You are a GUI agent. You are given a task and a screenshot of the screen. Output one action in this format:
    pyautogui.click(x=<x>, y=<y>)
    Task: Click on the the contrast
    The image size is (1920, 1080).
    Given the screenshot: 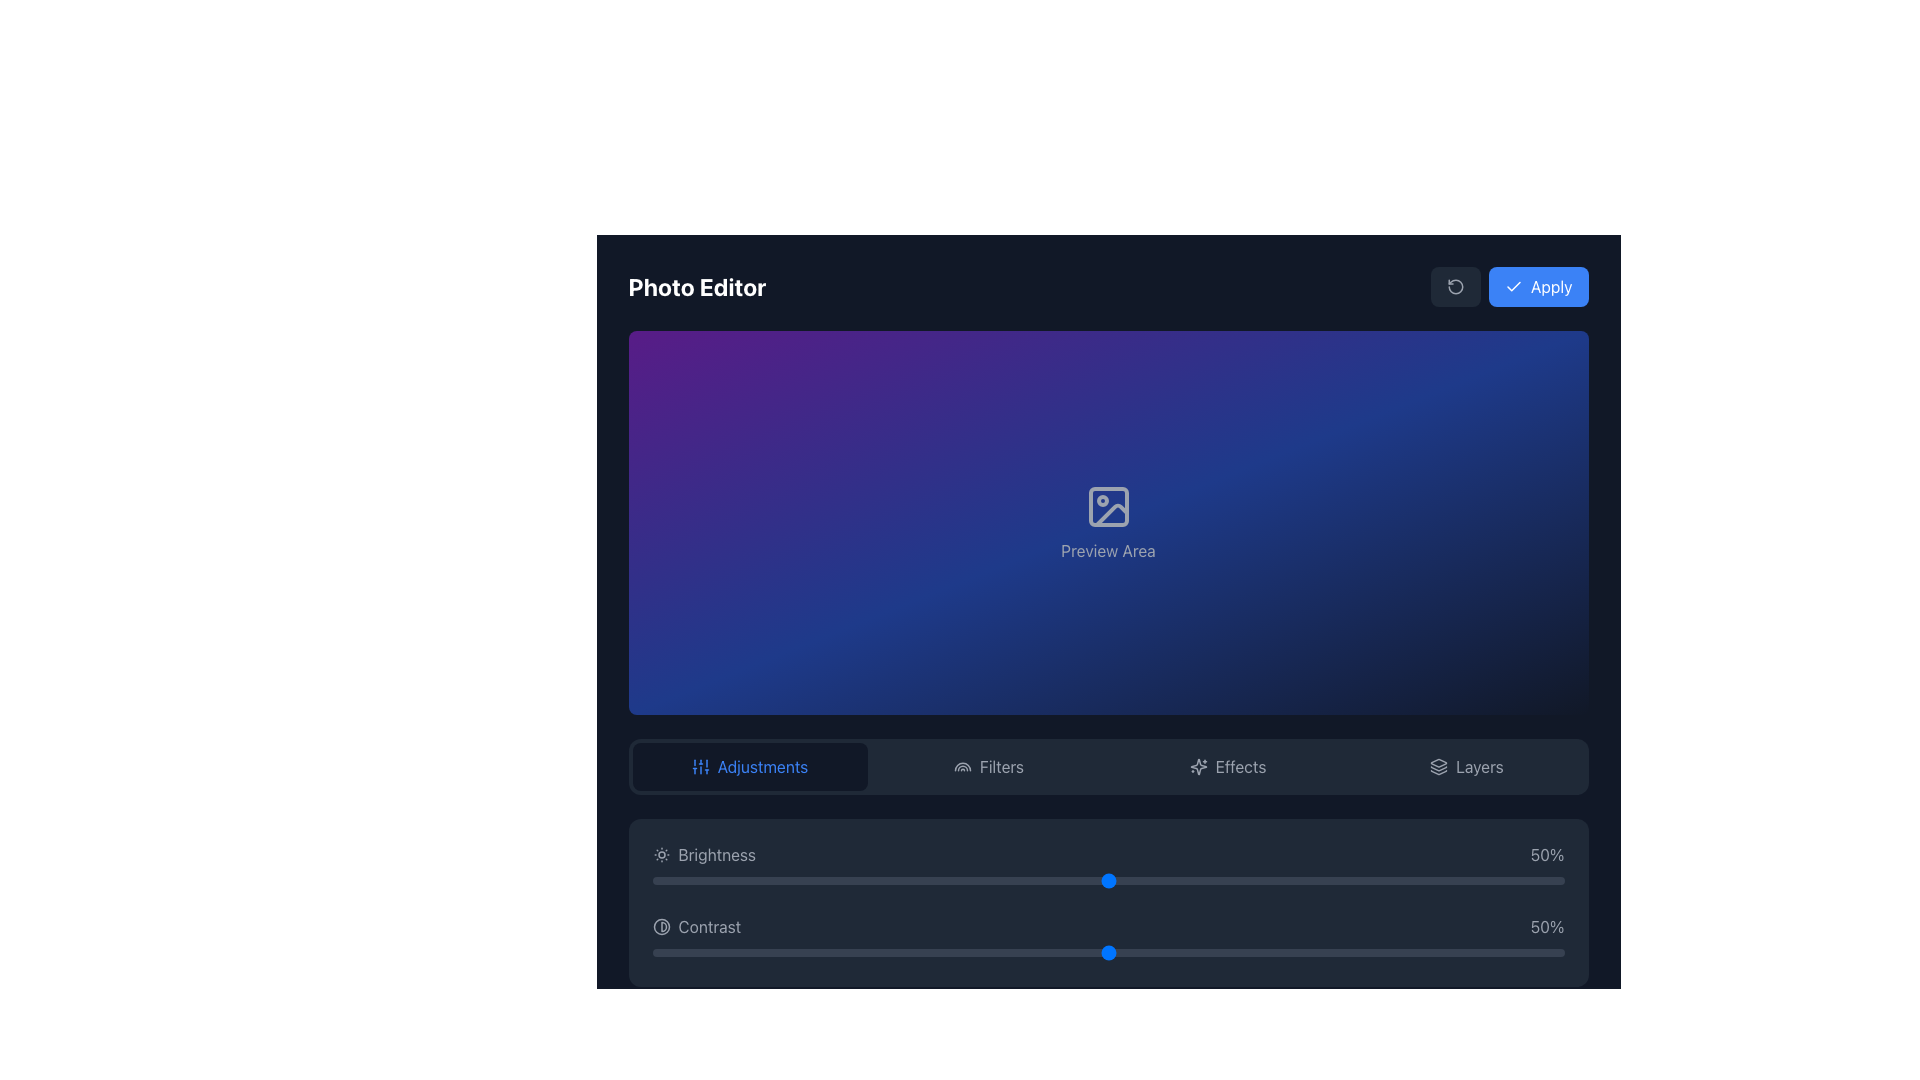 What is the action you would take?
    pyautogui.click(x=1482, y=951)
    